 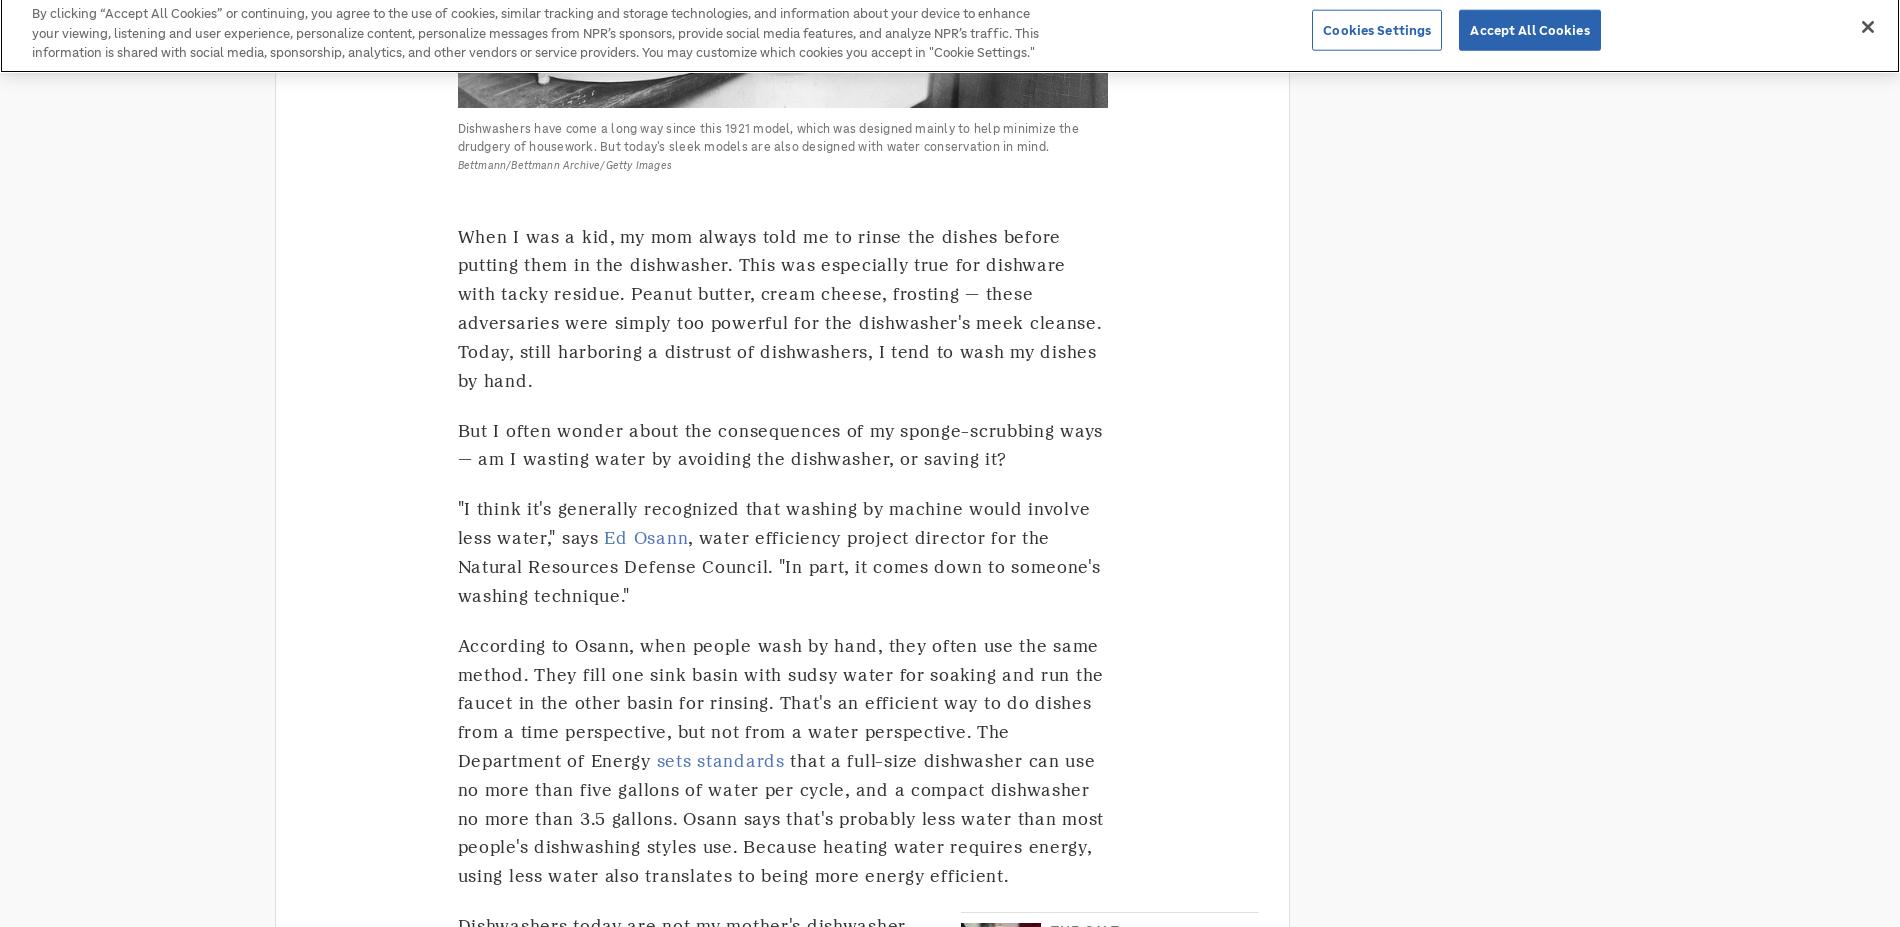 What do you see at coordinates (646, 538) in the screenshot?
I see `'Ed Osann'` at bounding box center [646, 538].